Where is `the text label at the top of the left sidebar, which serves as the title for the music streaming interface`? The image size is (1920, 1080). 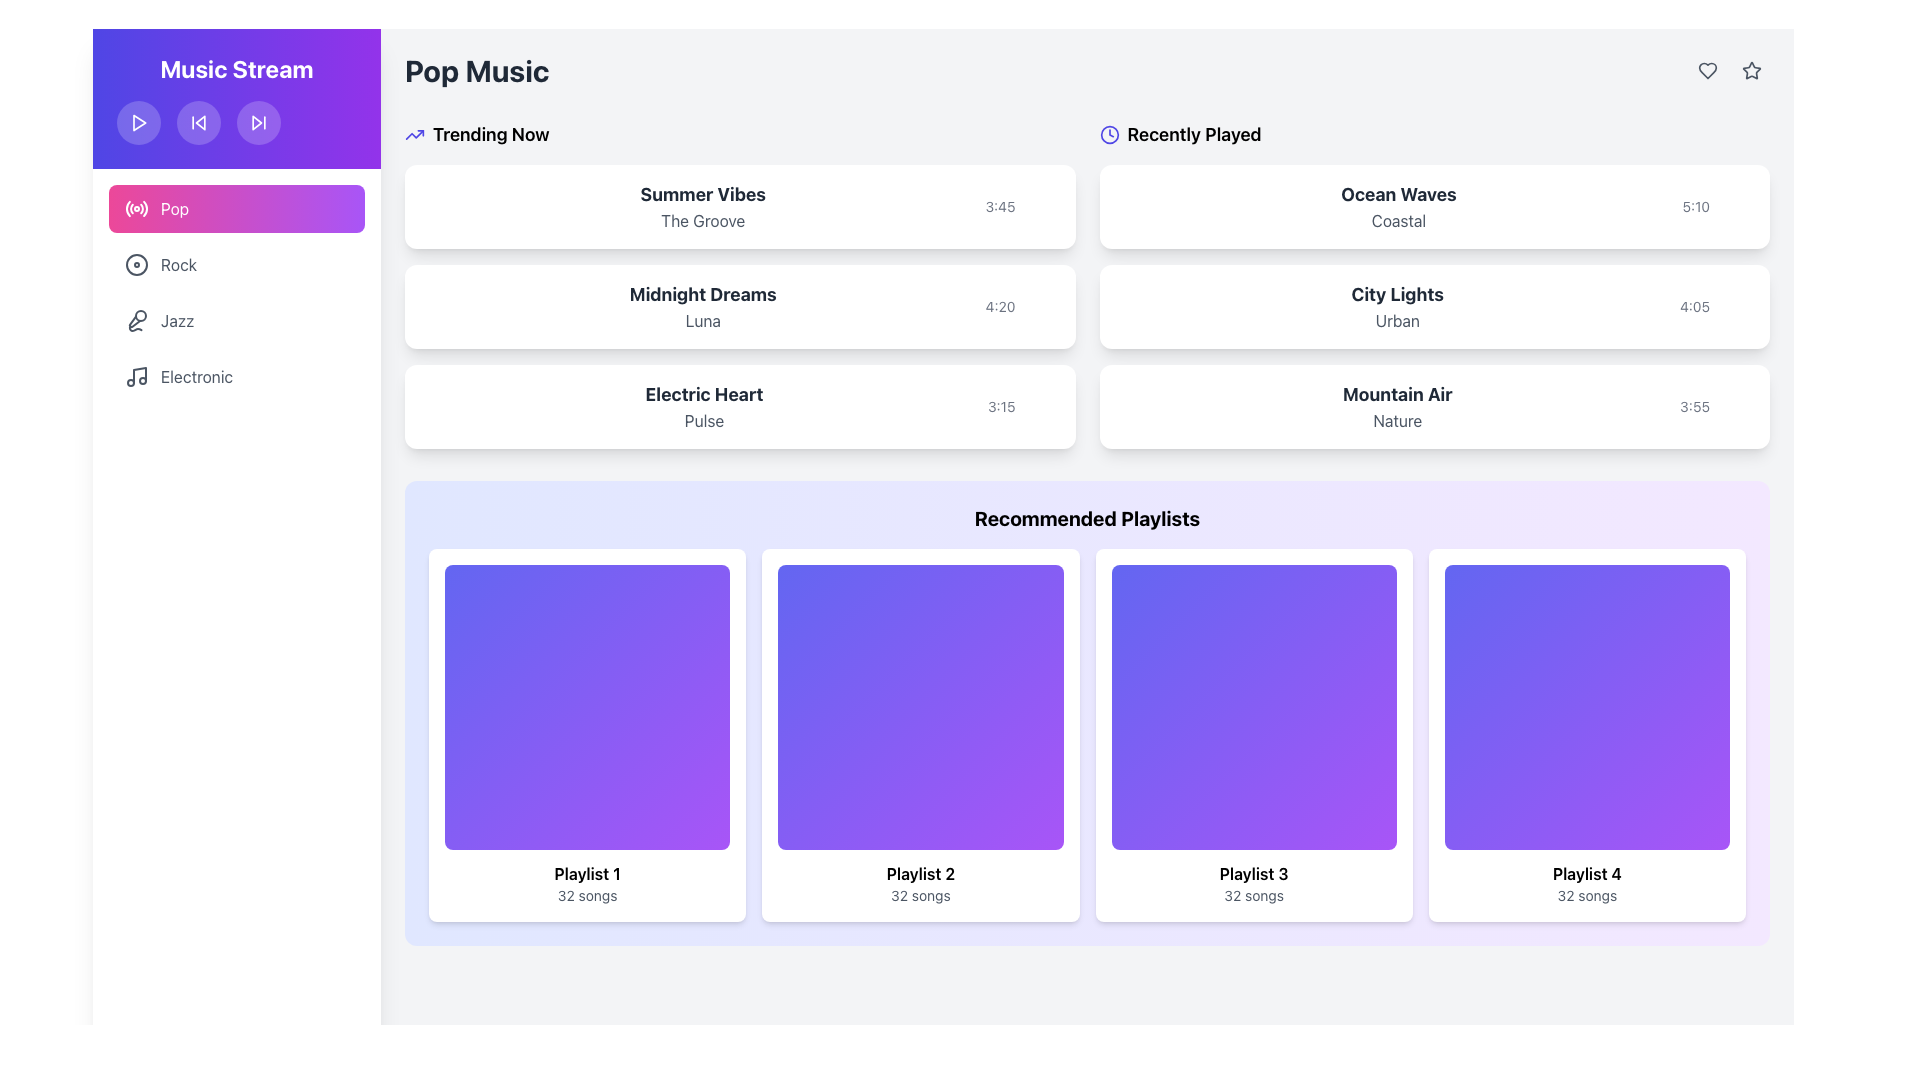 the text label at the top of the left sidebar, which serves as the title for the music streaming interface is located at coordinates (236, 68).